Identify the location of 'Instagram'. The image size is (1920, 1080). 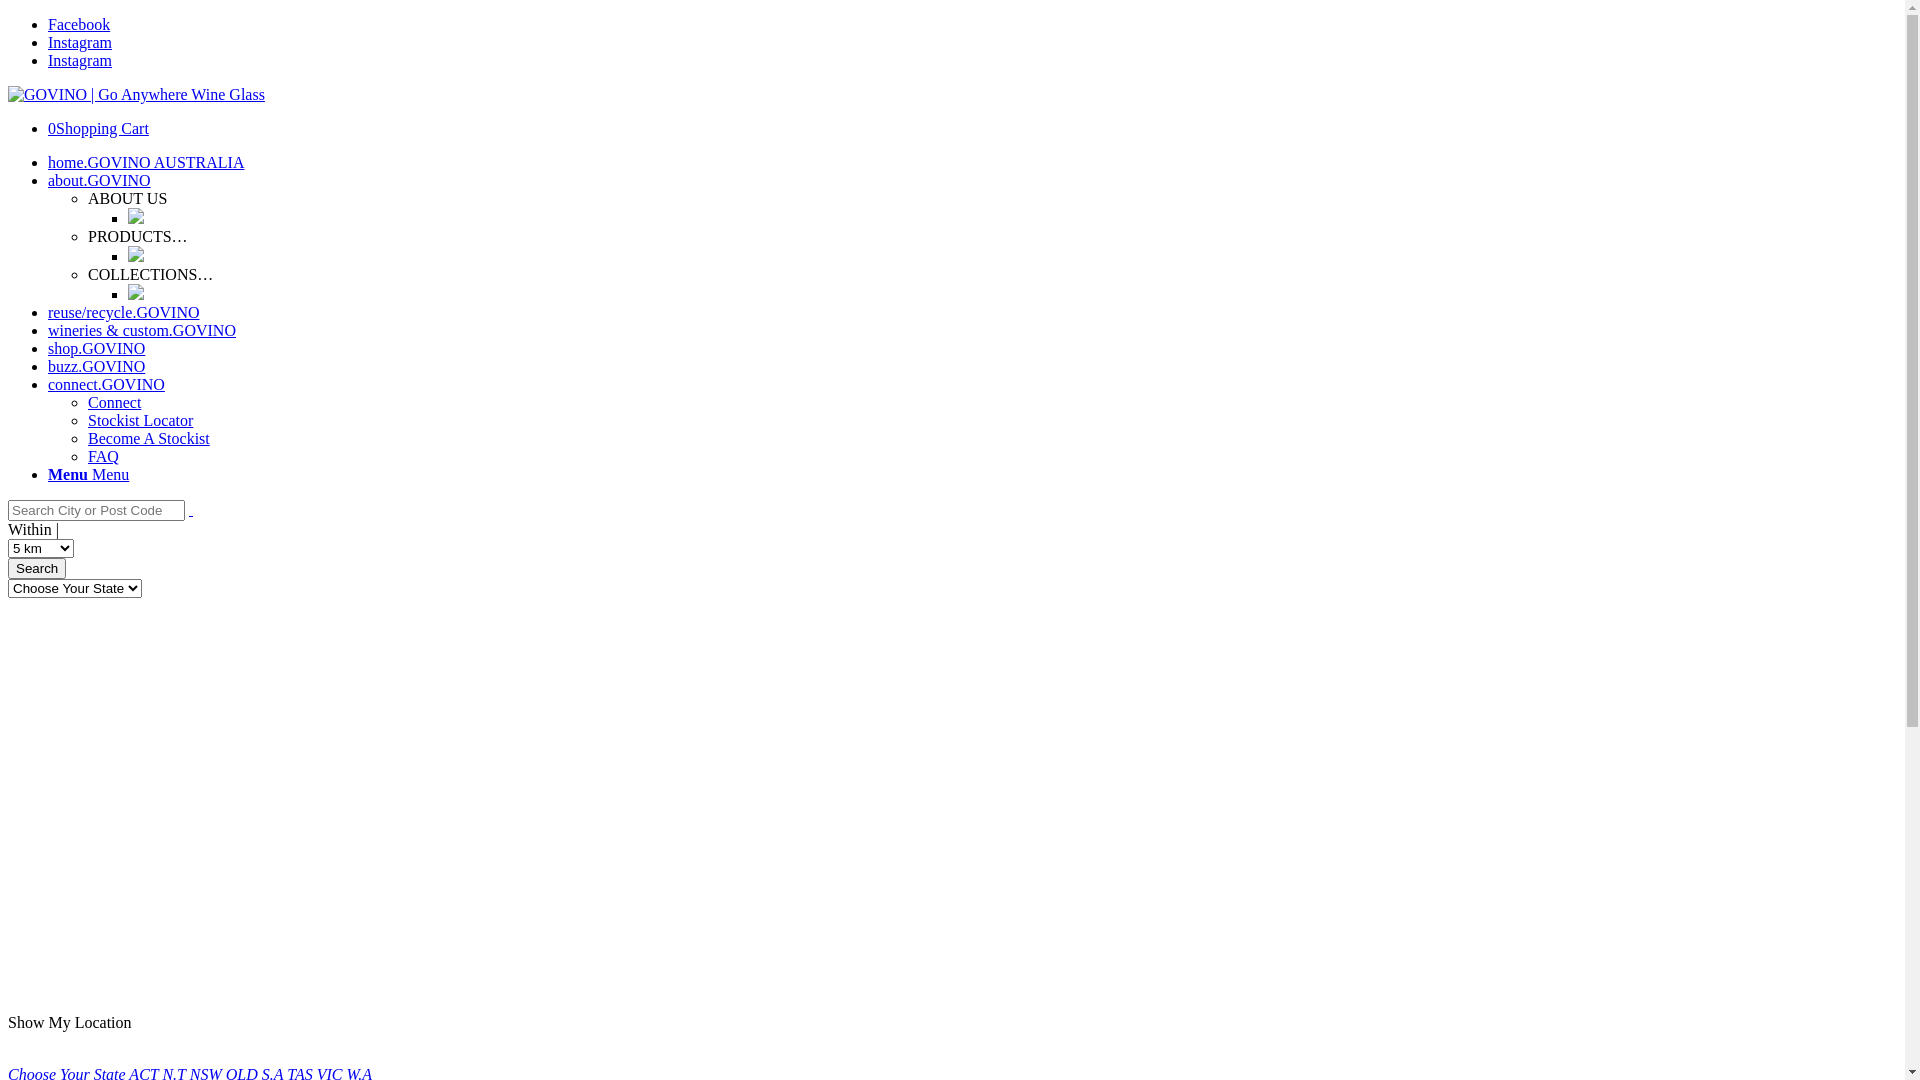
(80, 59).